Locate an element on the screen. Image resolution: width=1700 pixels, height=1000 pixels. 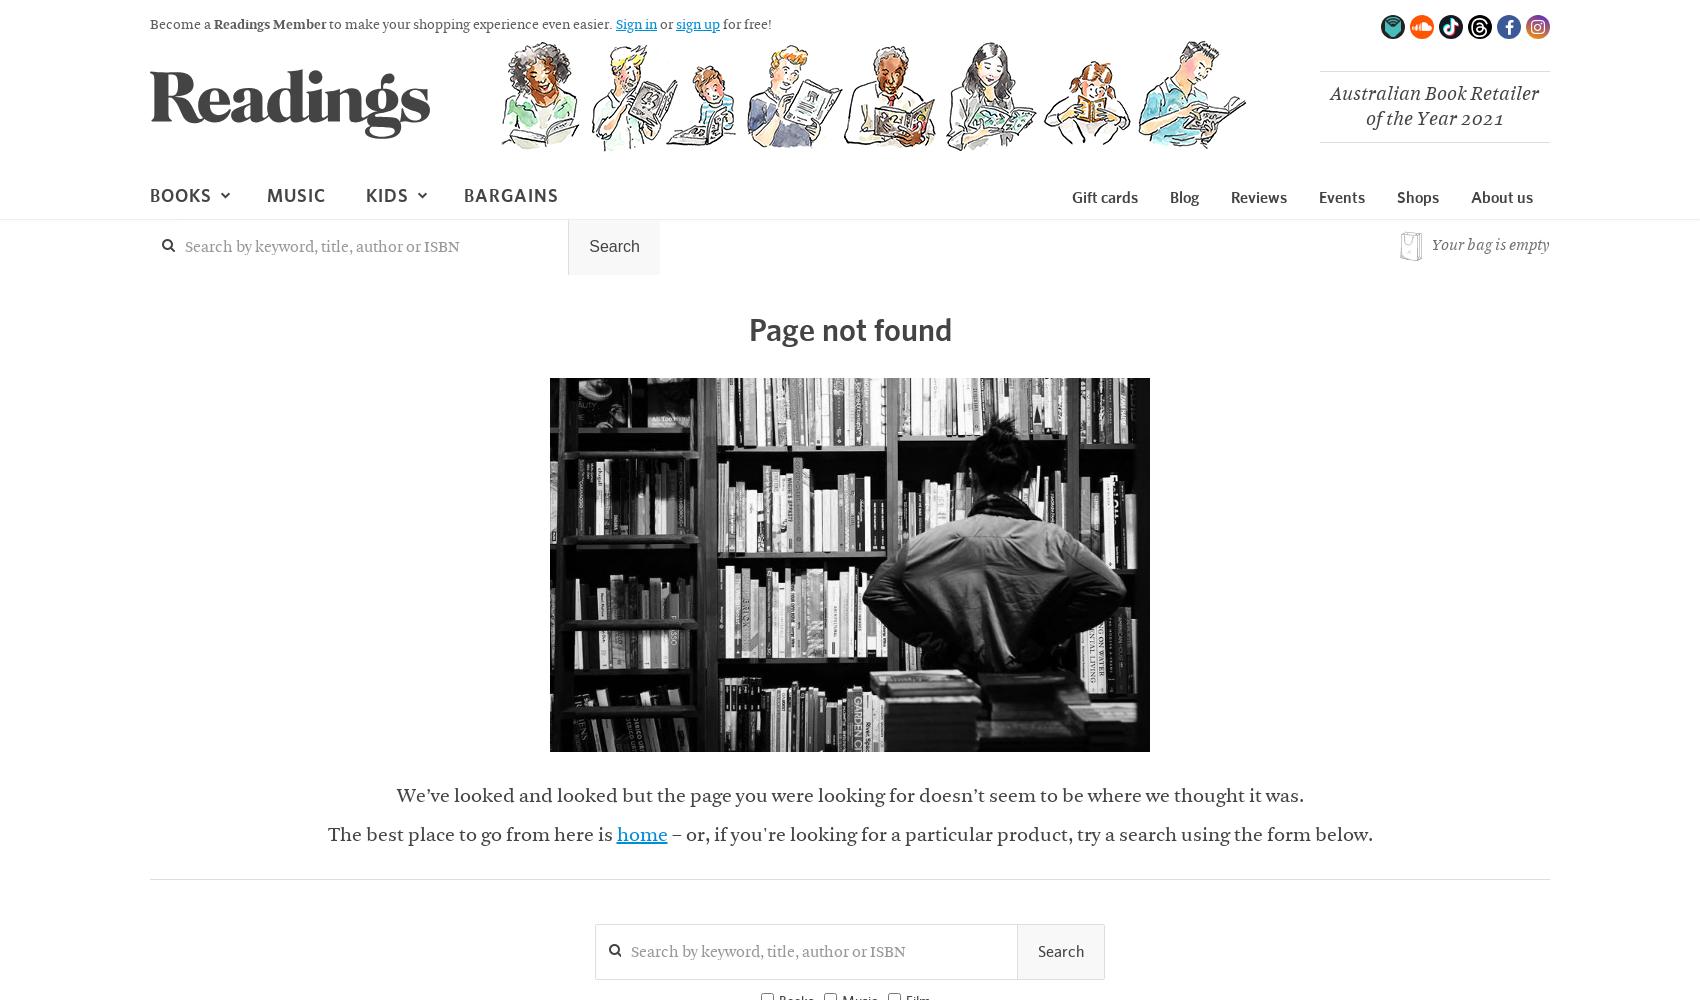
'Readings Member' is located at coordinates (269, 25).